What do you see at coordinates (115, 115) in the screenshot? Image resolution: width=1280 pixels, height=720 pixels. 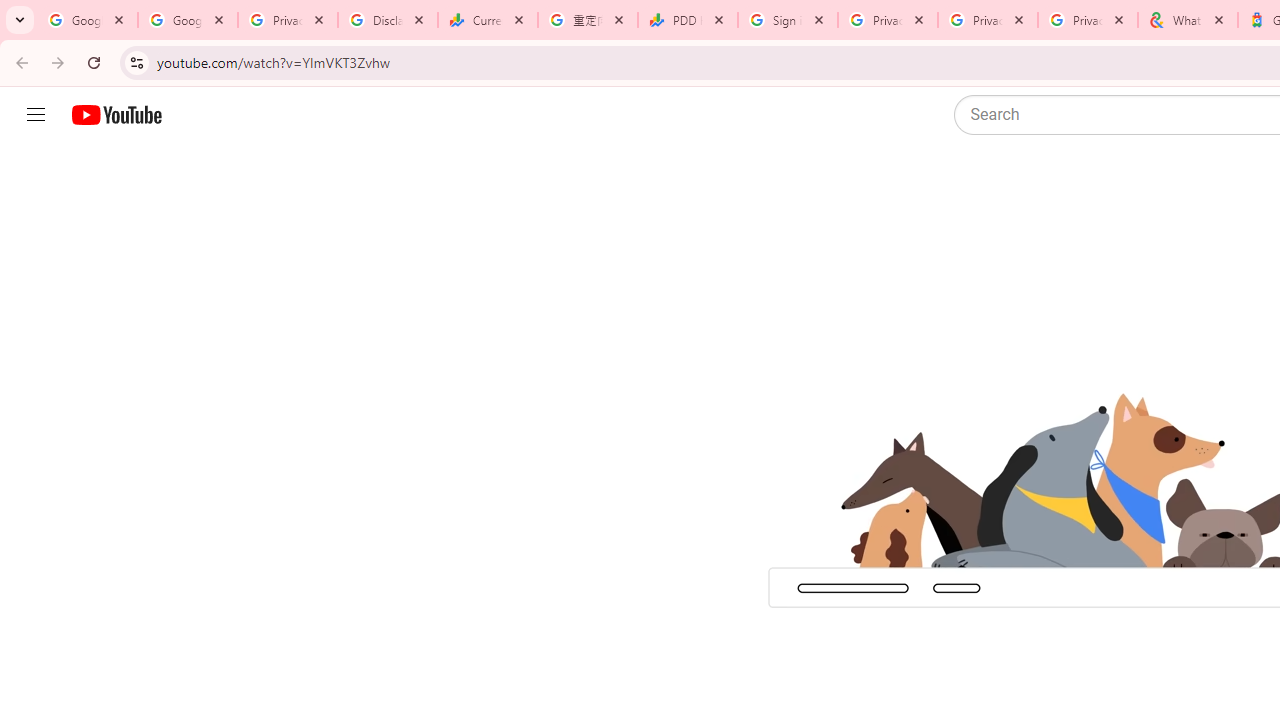 I see `'YouTube Home'` at bounding box center [115, 115].